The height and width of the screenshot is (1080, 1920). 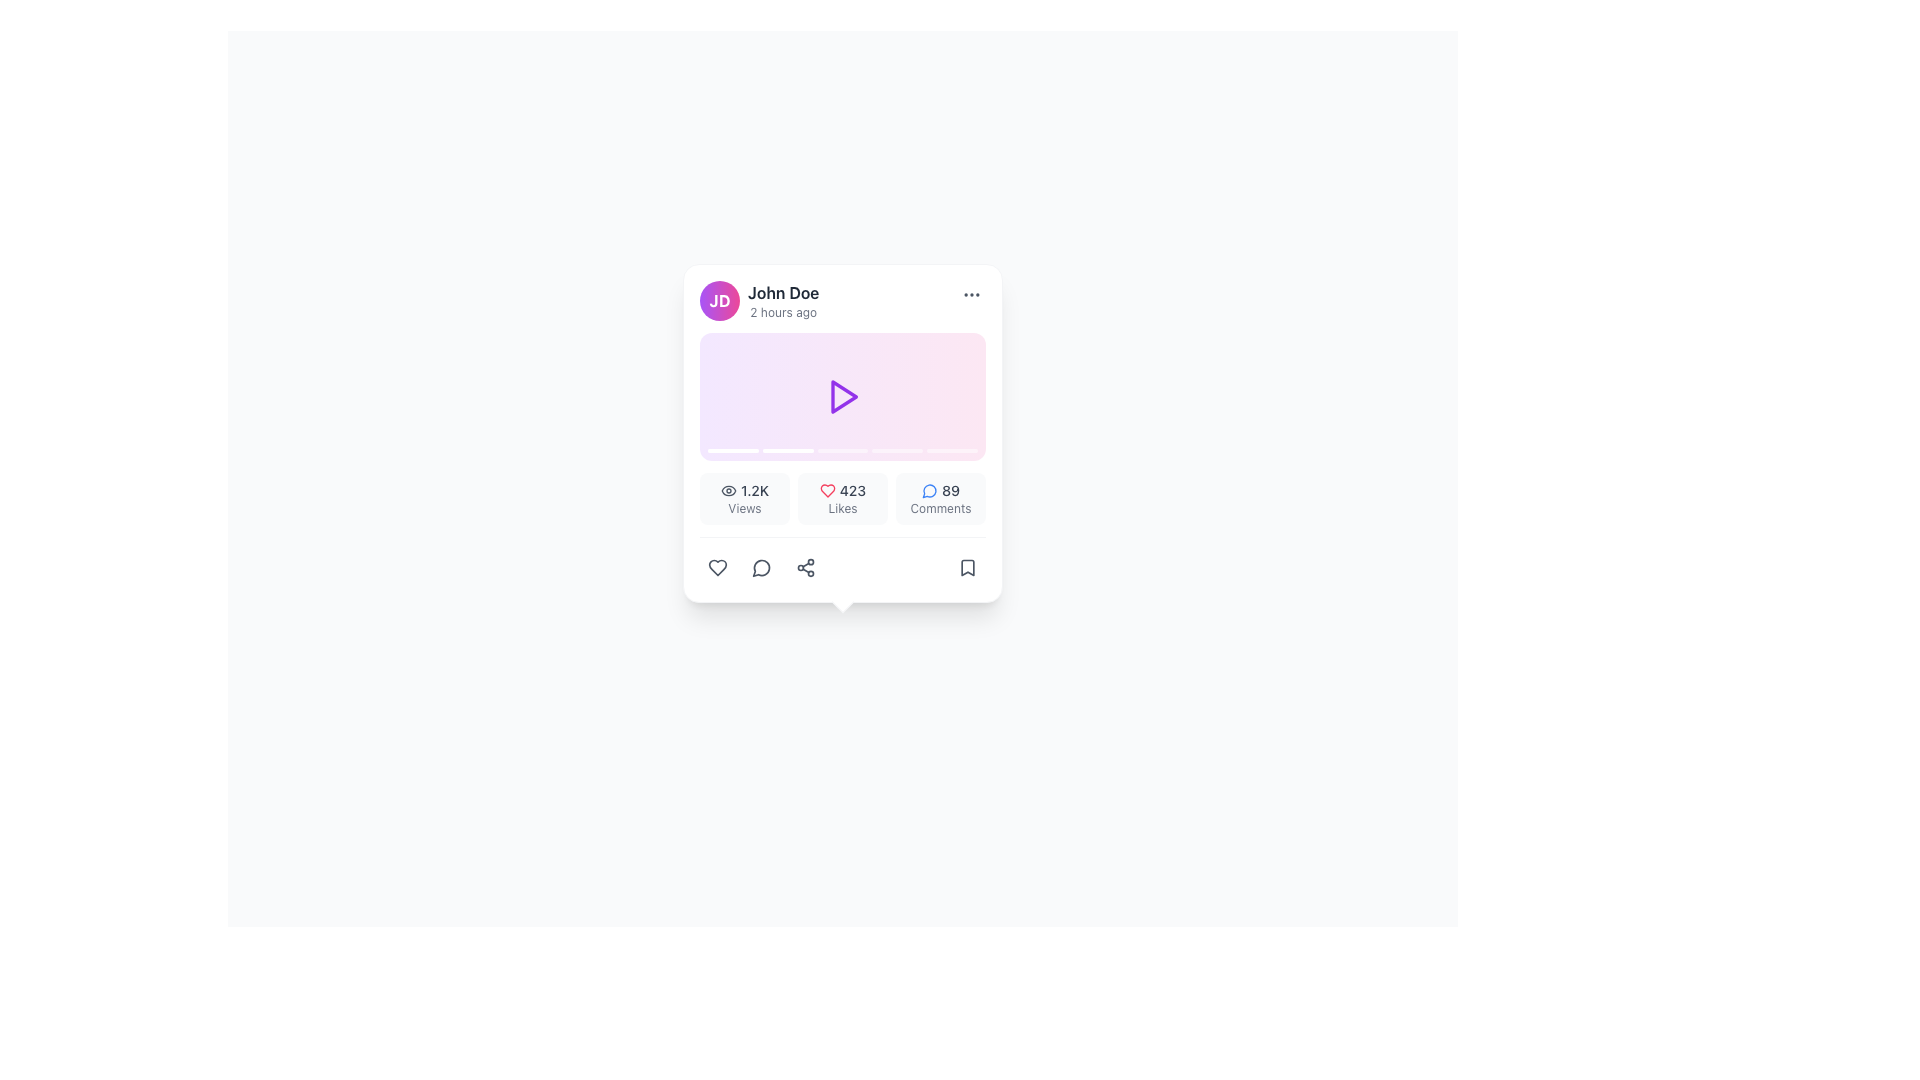 I want to click on the circular avatar badge with a gradient background transitioning from purple to pink, containing bold white initials 'JD', located at the top-left corner of the user information layout, so click(x=720, y=300).